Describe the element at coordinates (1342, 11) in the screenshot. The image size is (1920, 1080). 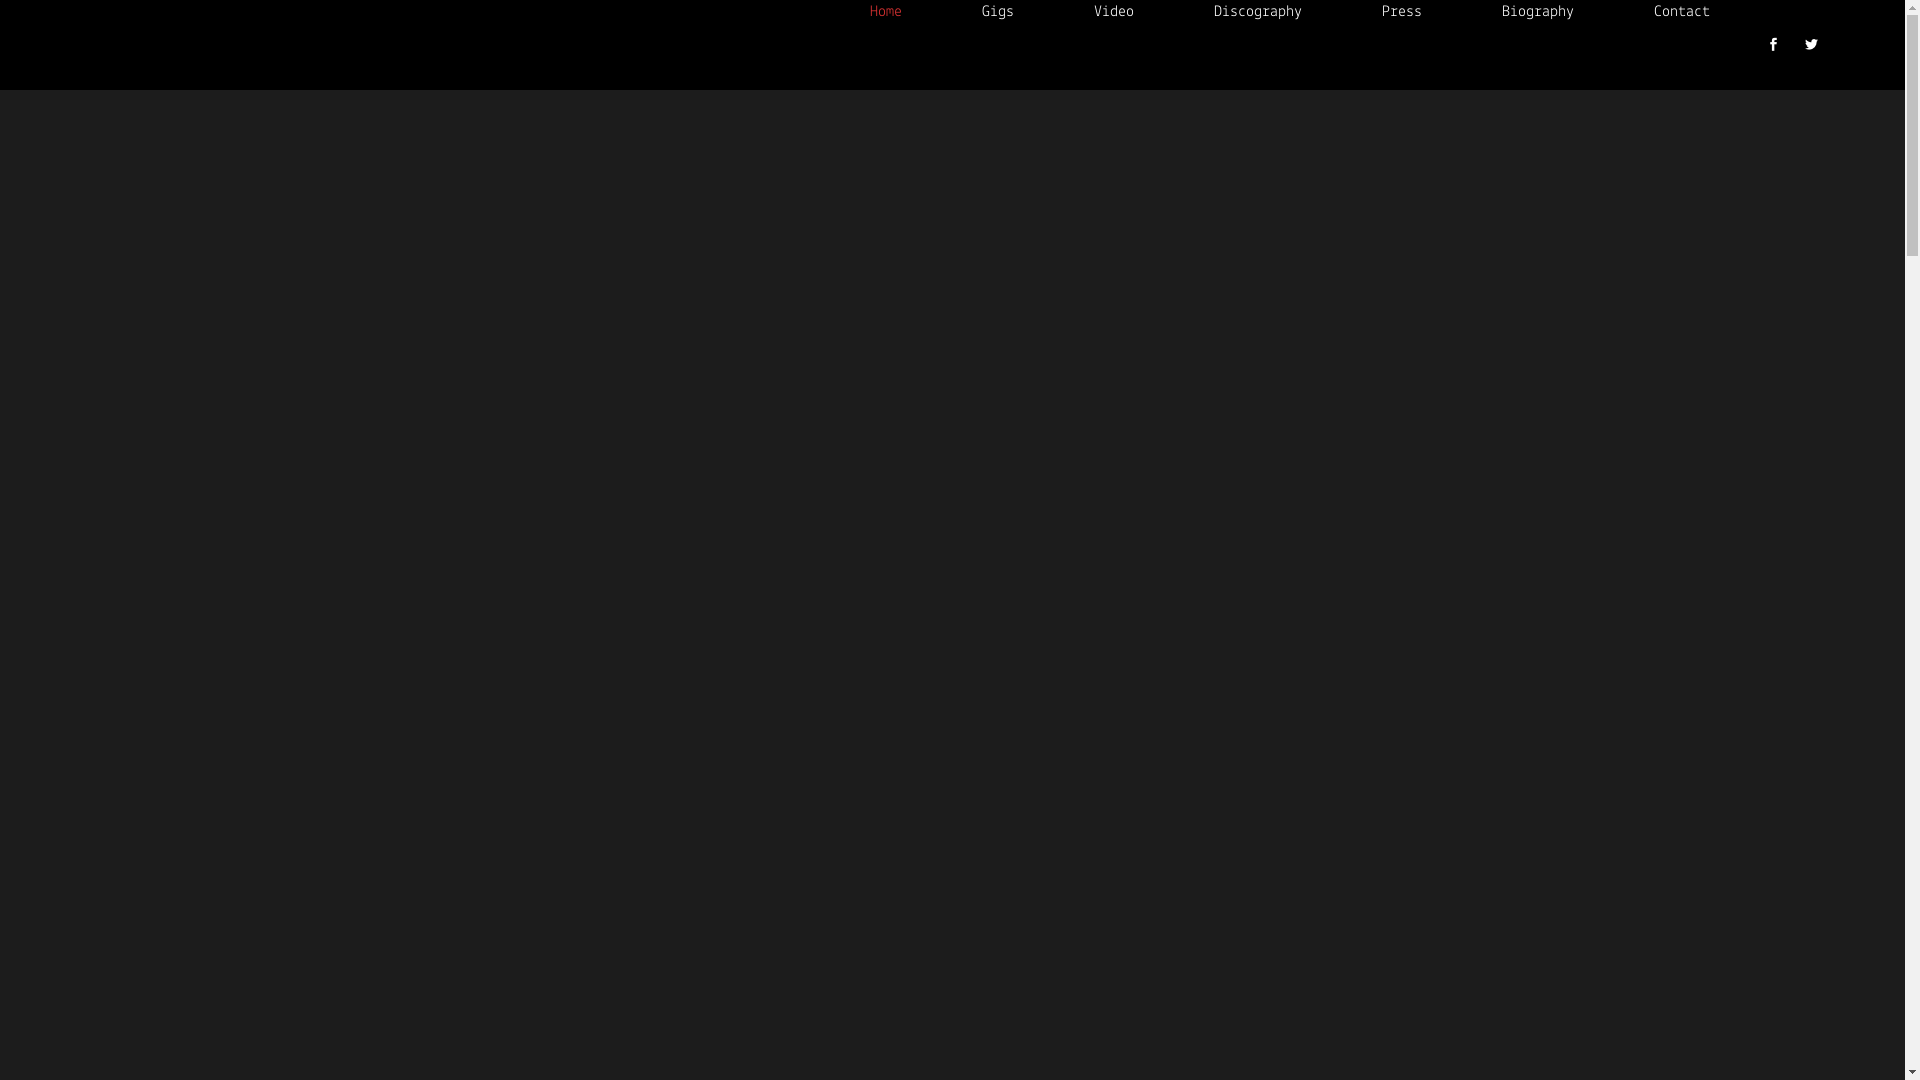
I see `'Press'` at that location.